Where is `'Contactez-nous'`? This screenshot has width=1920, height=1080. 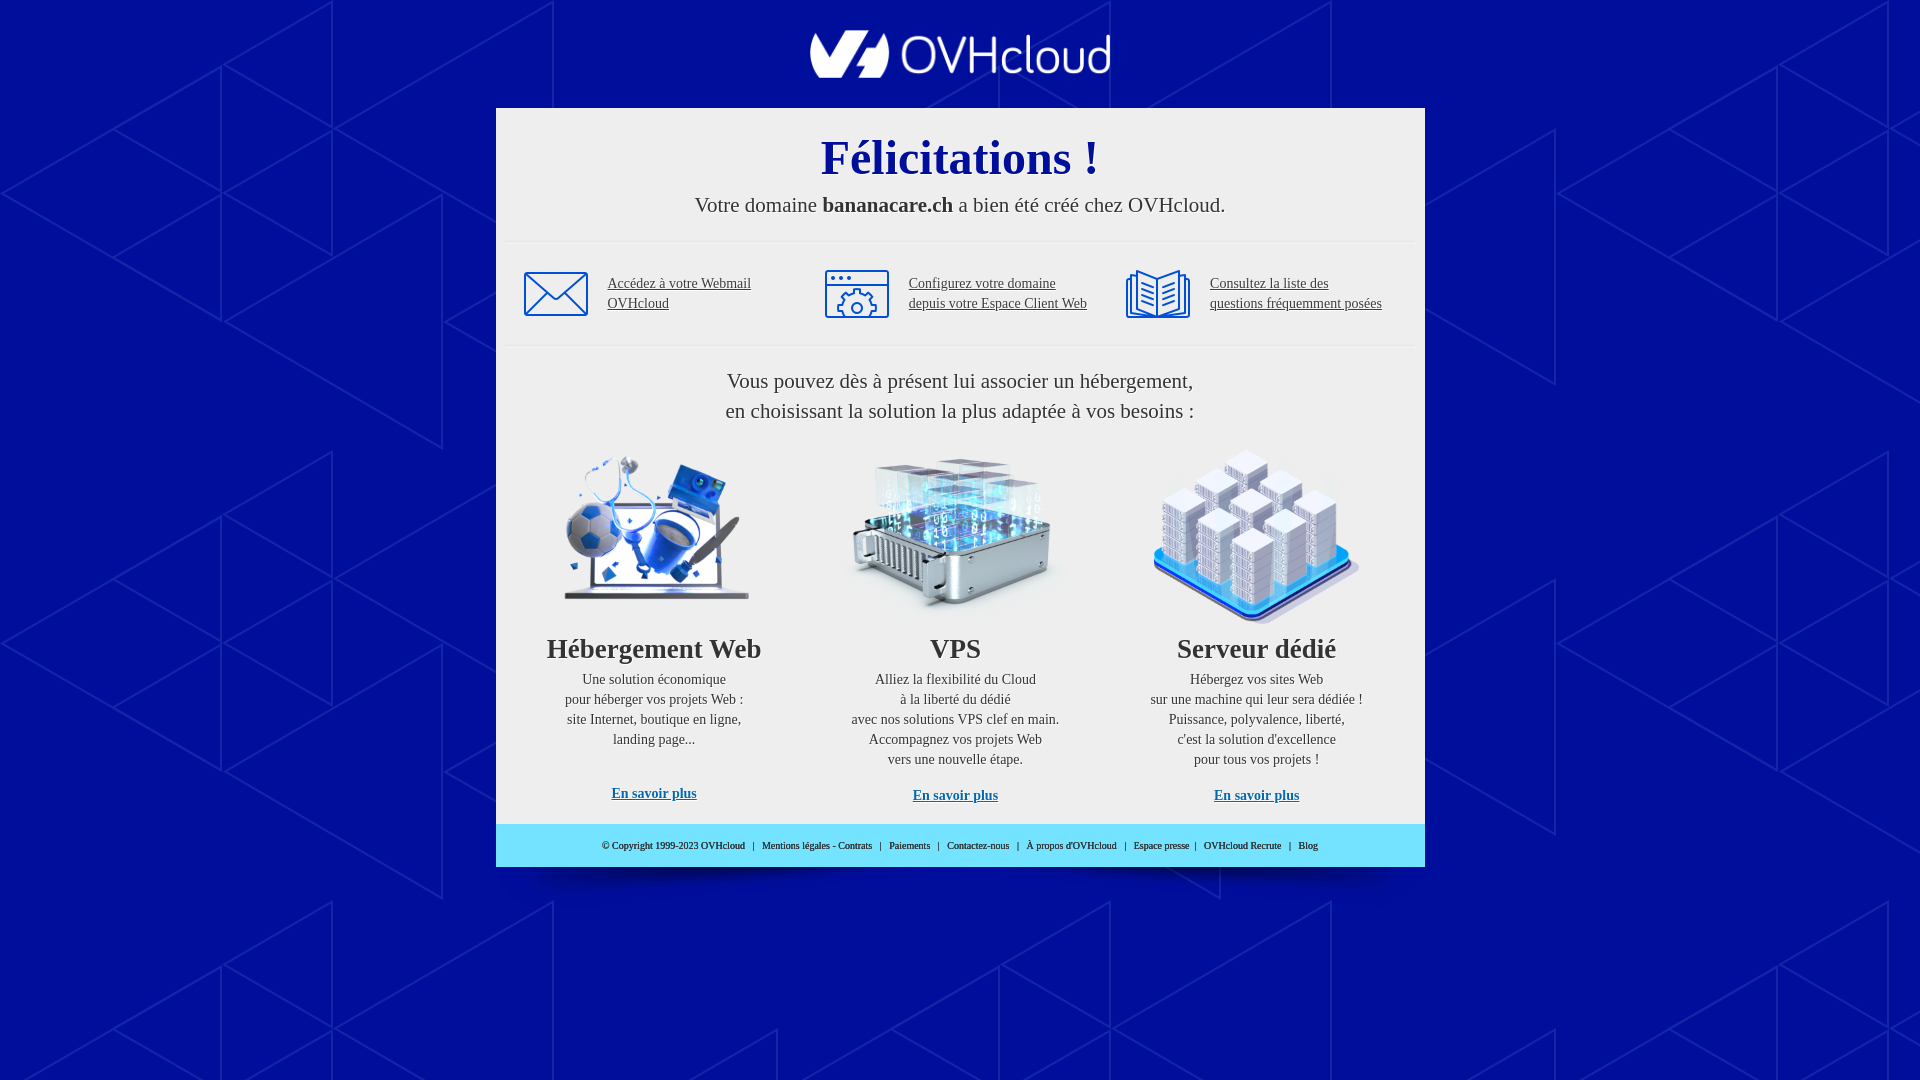
'Contactez-nous' is located at coordinates (978, 845).